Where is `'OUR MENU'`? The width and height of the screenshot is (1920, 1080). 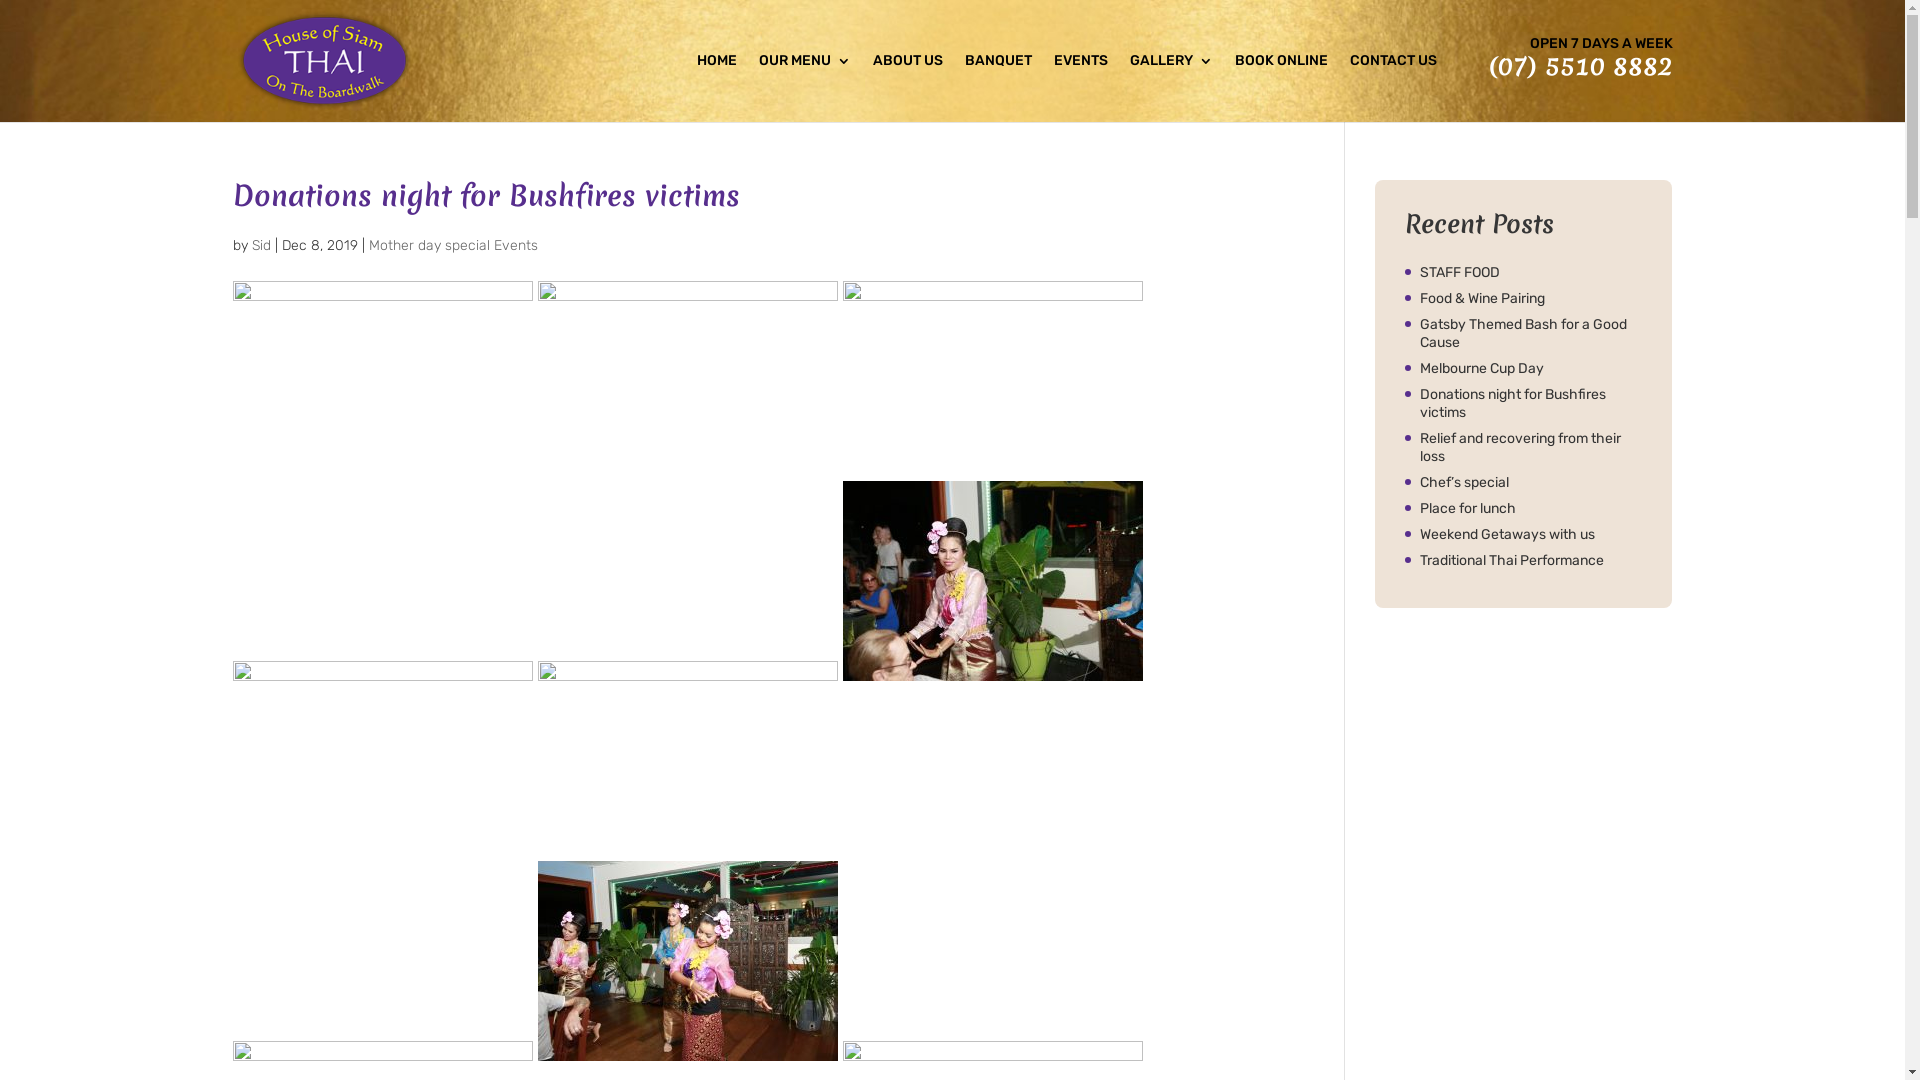
'OUR MENU' is located at coordinates (757, 87).